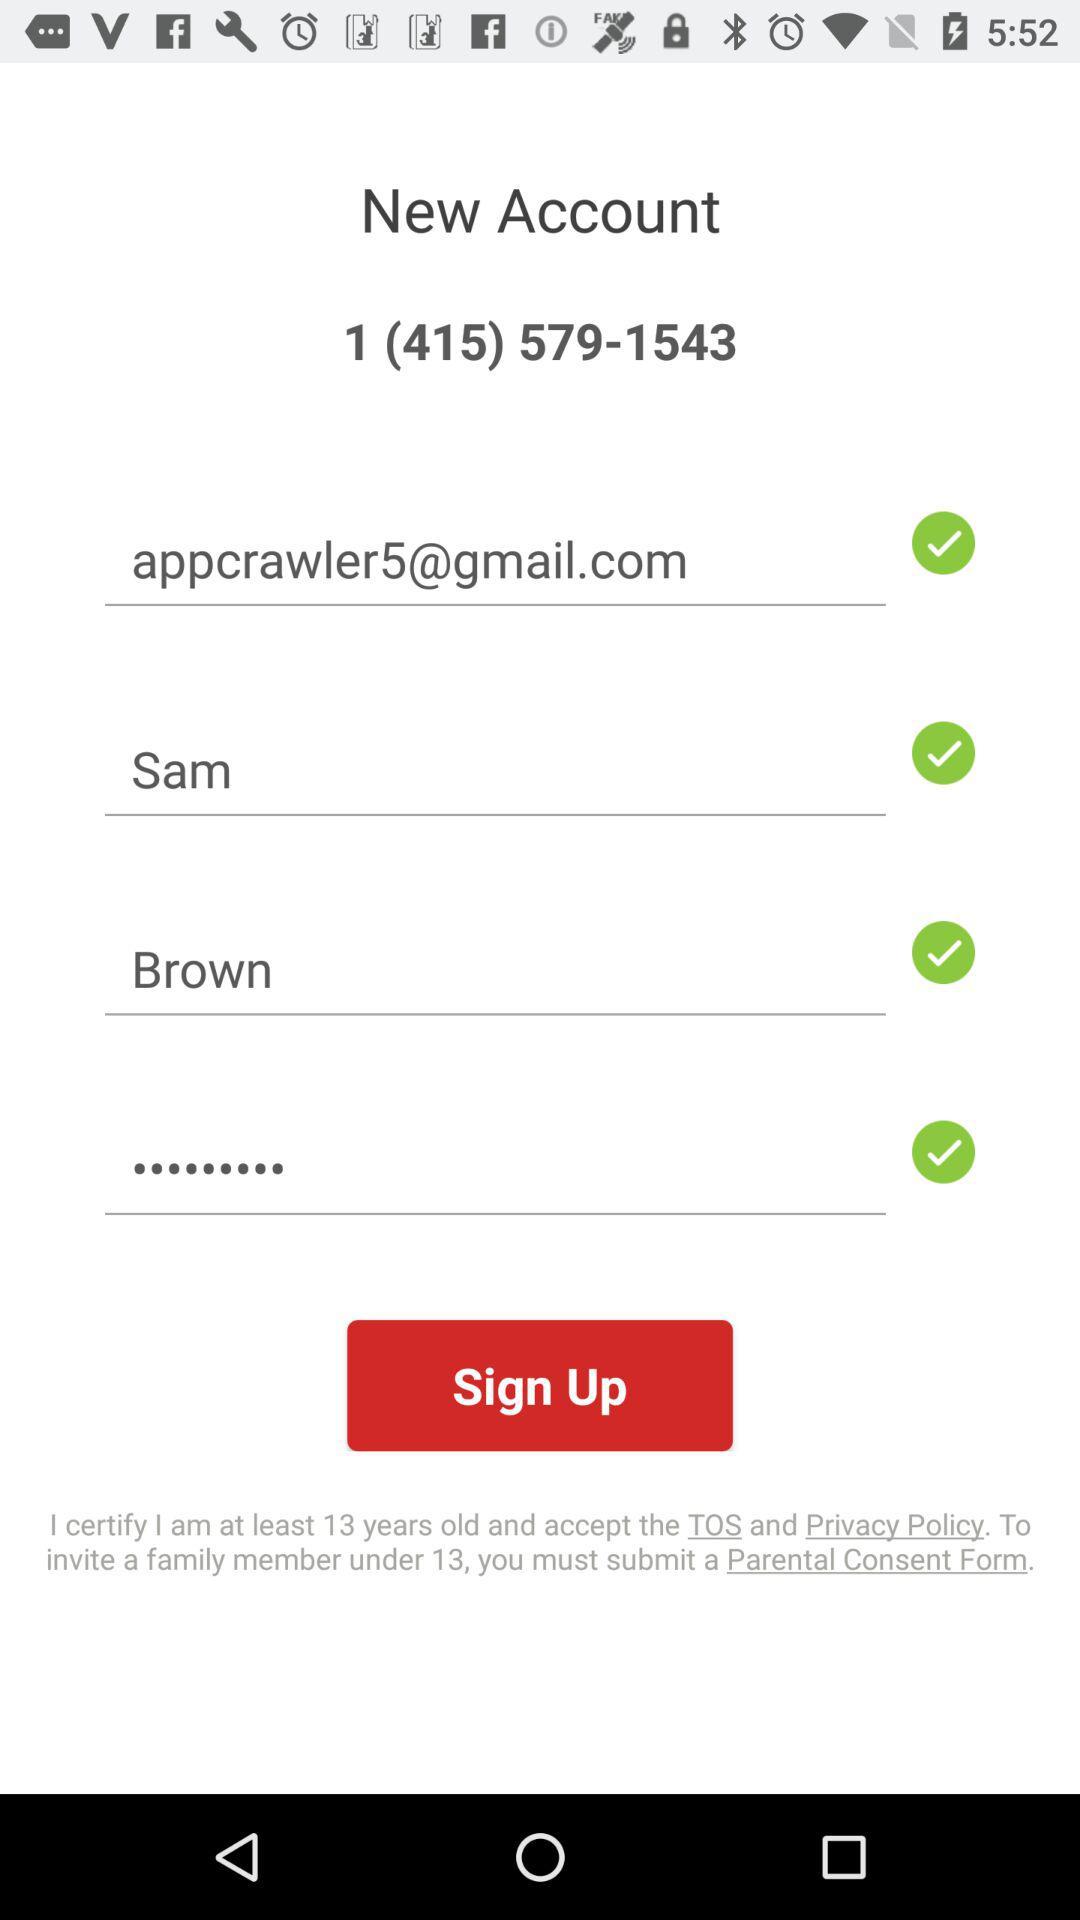  Describe the element at coordinates (495, 558) in the screenshot. I see `item above sam item` at that location.